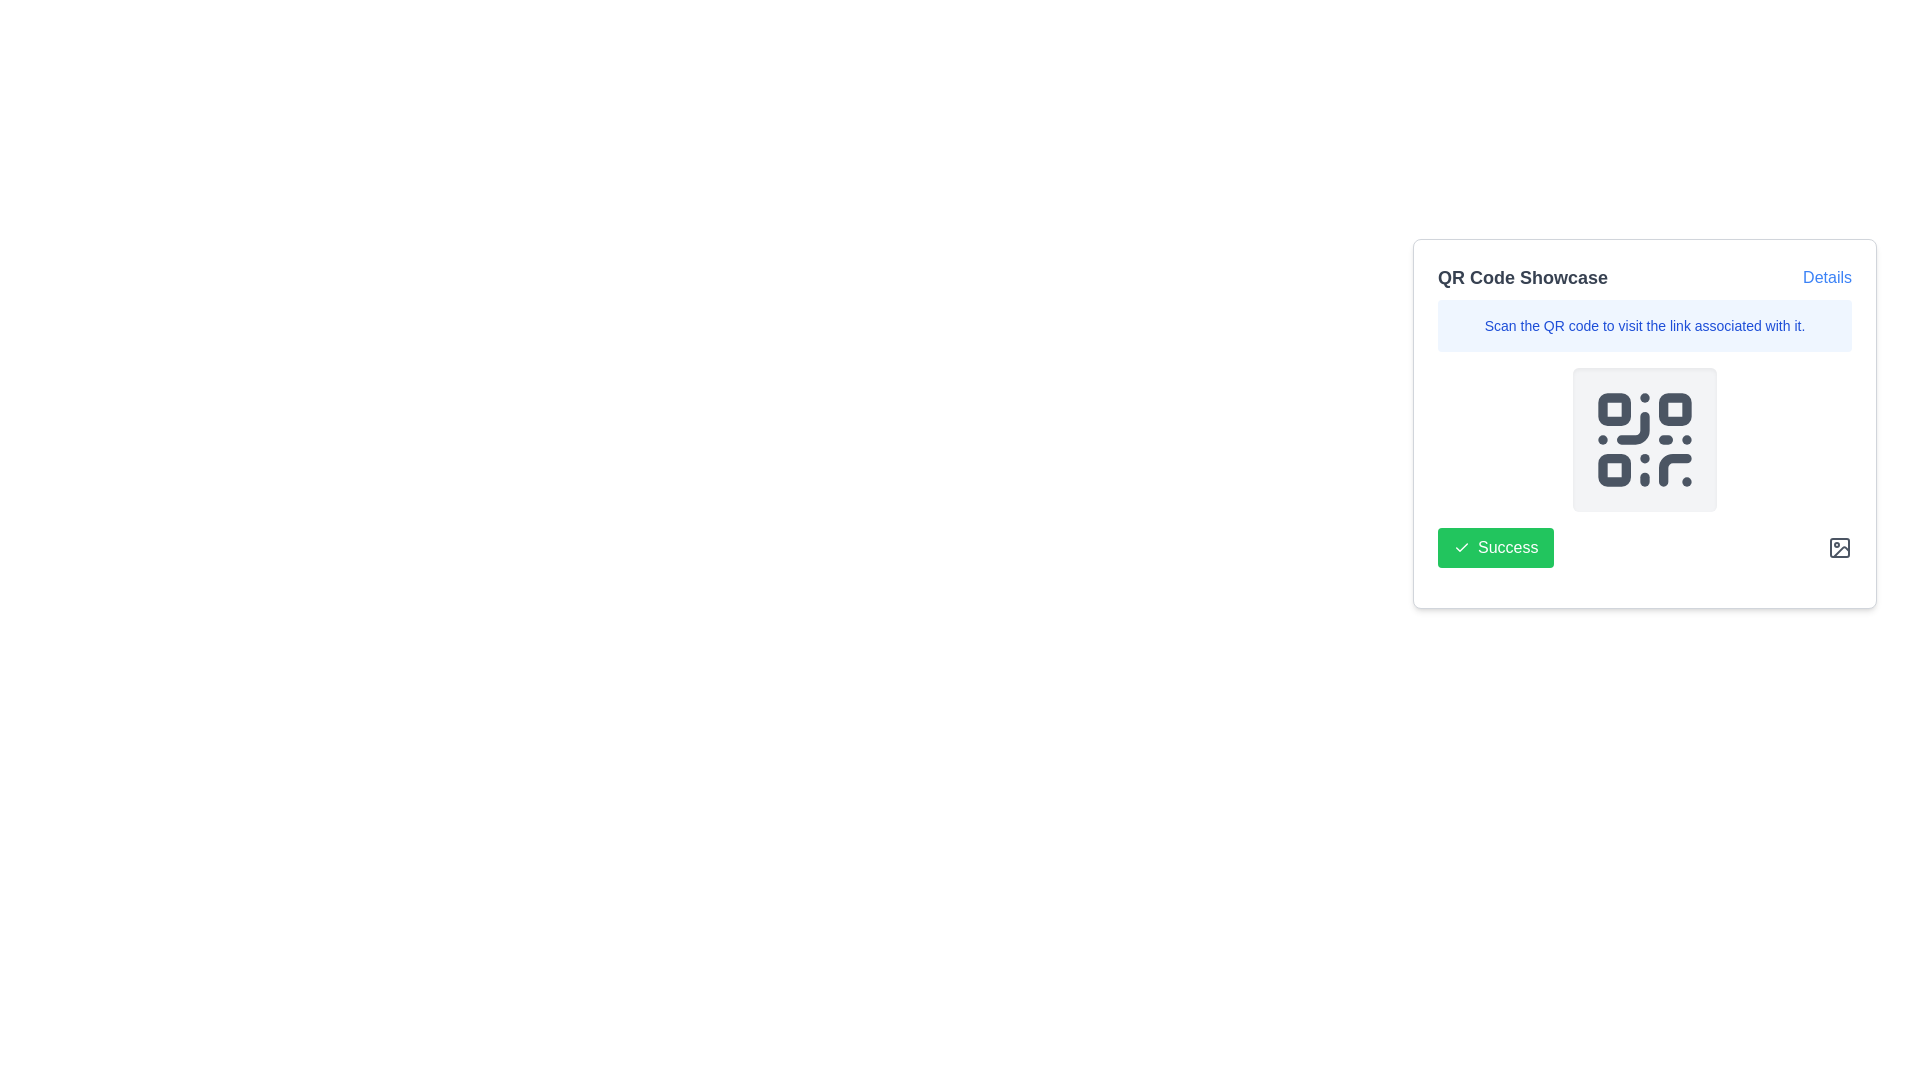 The width and height of the screenshot is (1920, 1080). I want to click on static text providing instructions for scanning the QR code, located below the title 'QR Code Showcase' and the 'Details' link within the QR code showcase card, so click(1645, 325).